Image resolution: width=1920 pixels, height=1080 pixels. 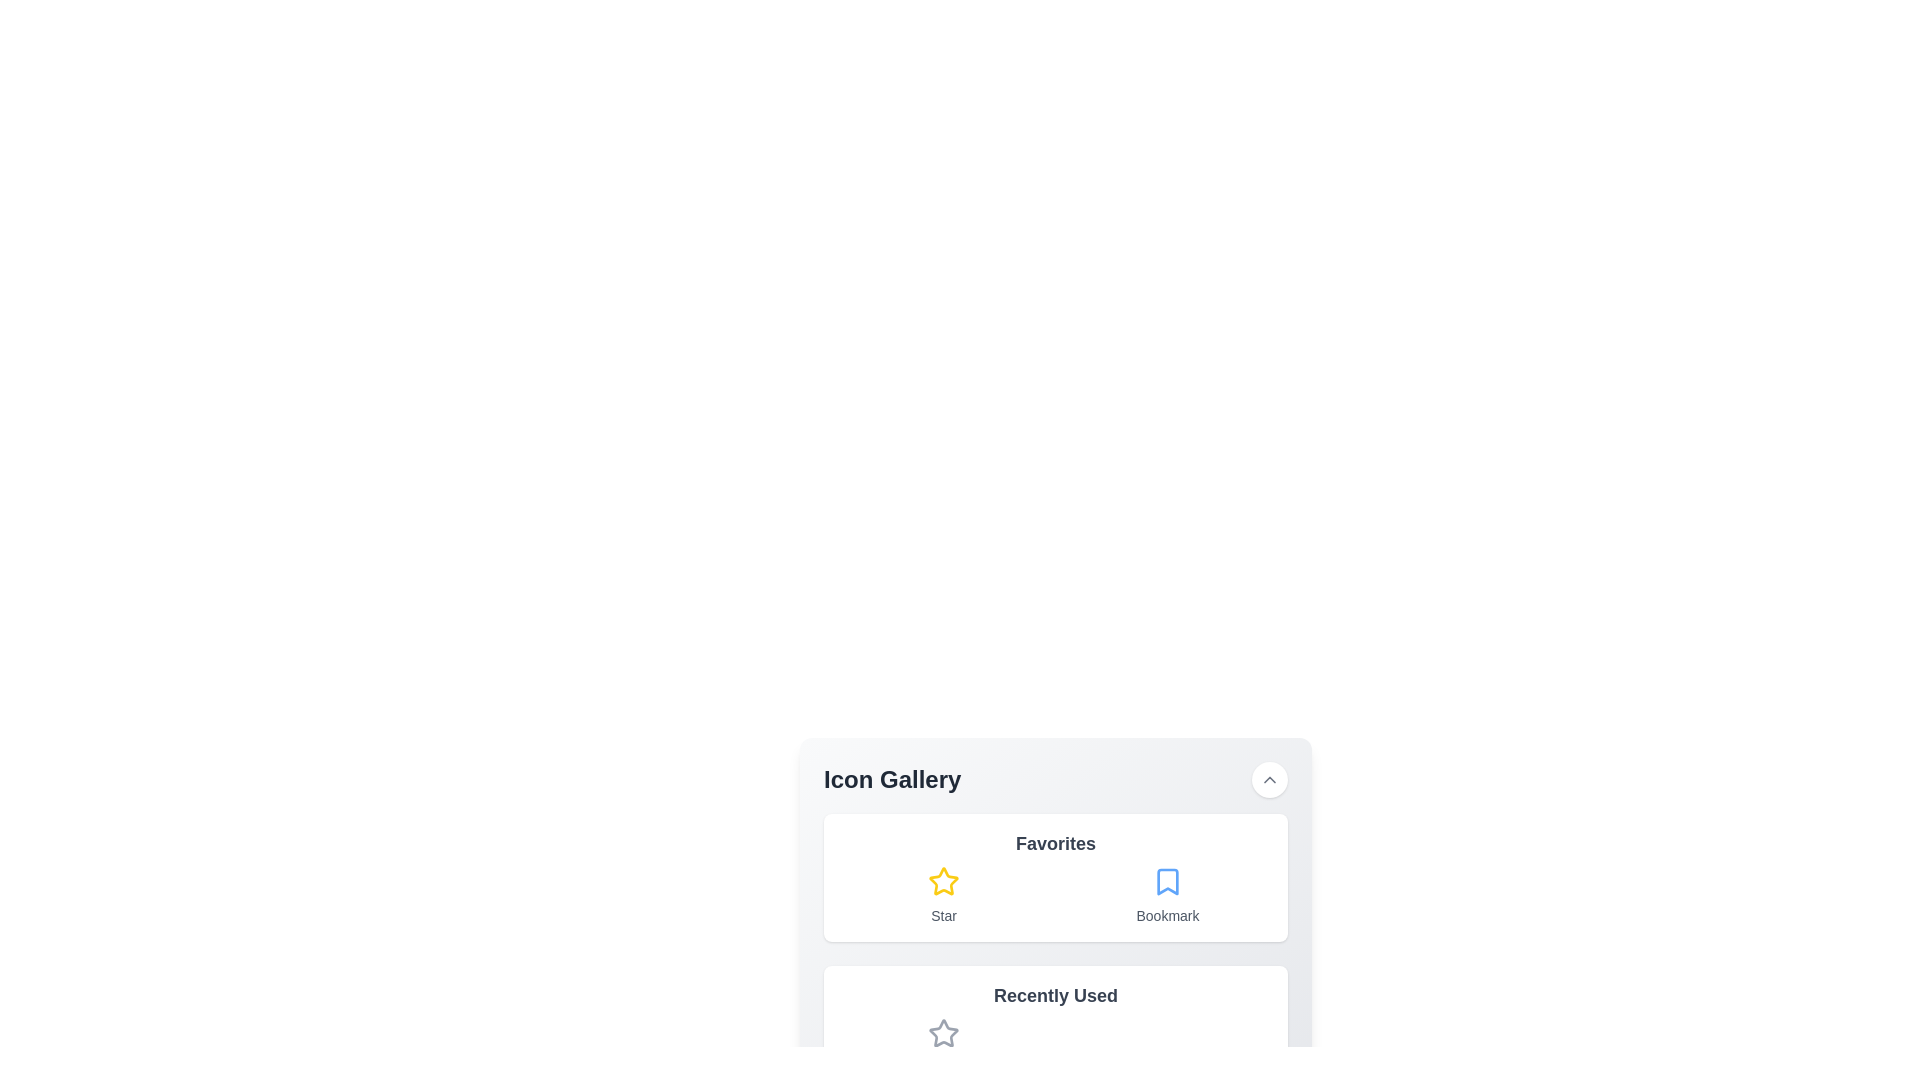 I want to click on the 'Star' icon in the 'Favorites' section of the 'Icon Gallery' to use it as a reference for thematic grouping, so click(x=943, y=894).